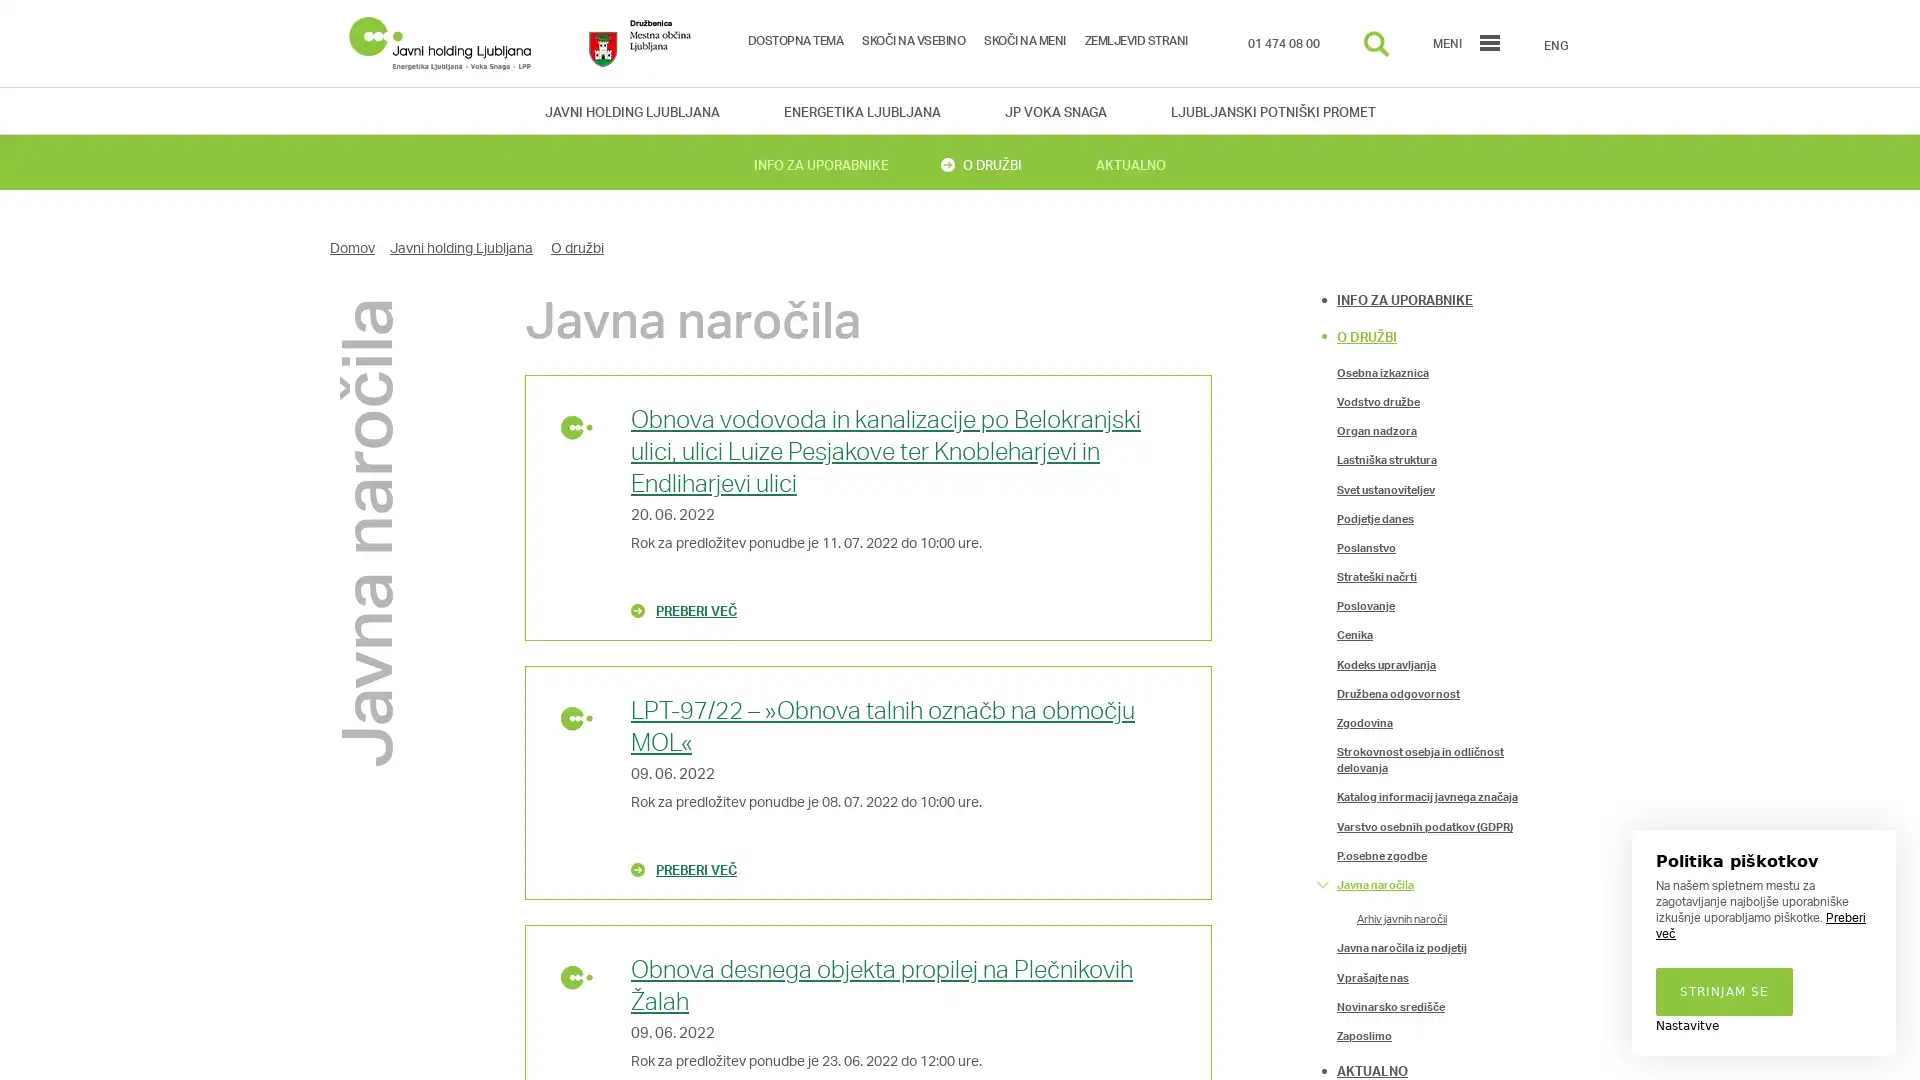 The width and height of the screenshot is (1920, 1080). What do you see at coordinates (1323, 692) in the screenshot?
I see `Razsiri meni` at bounding box center [1323, 692].